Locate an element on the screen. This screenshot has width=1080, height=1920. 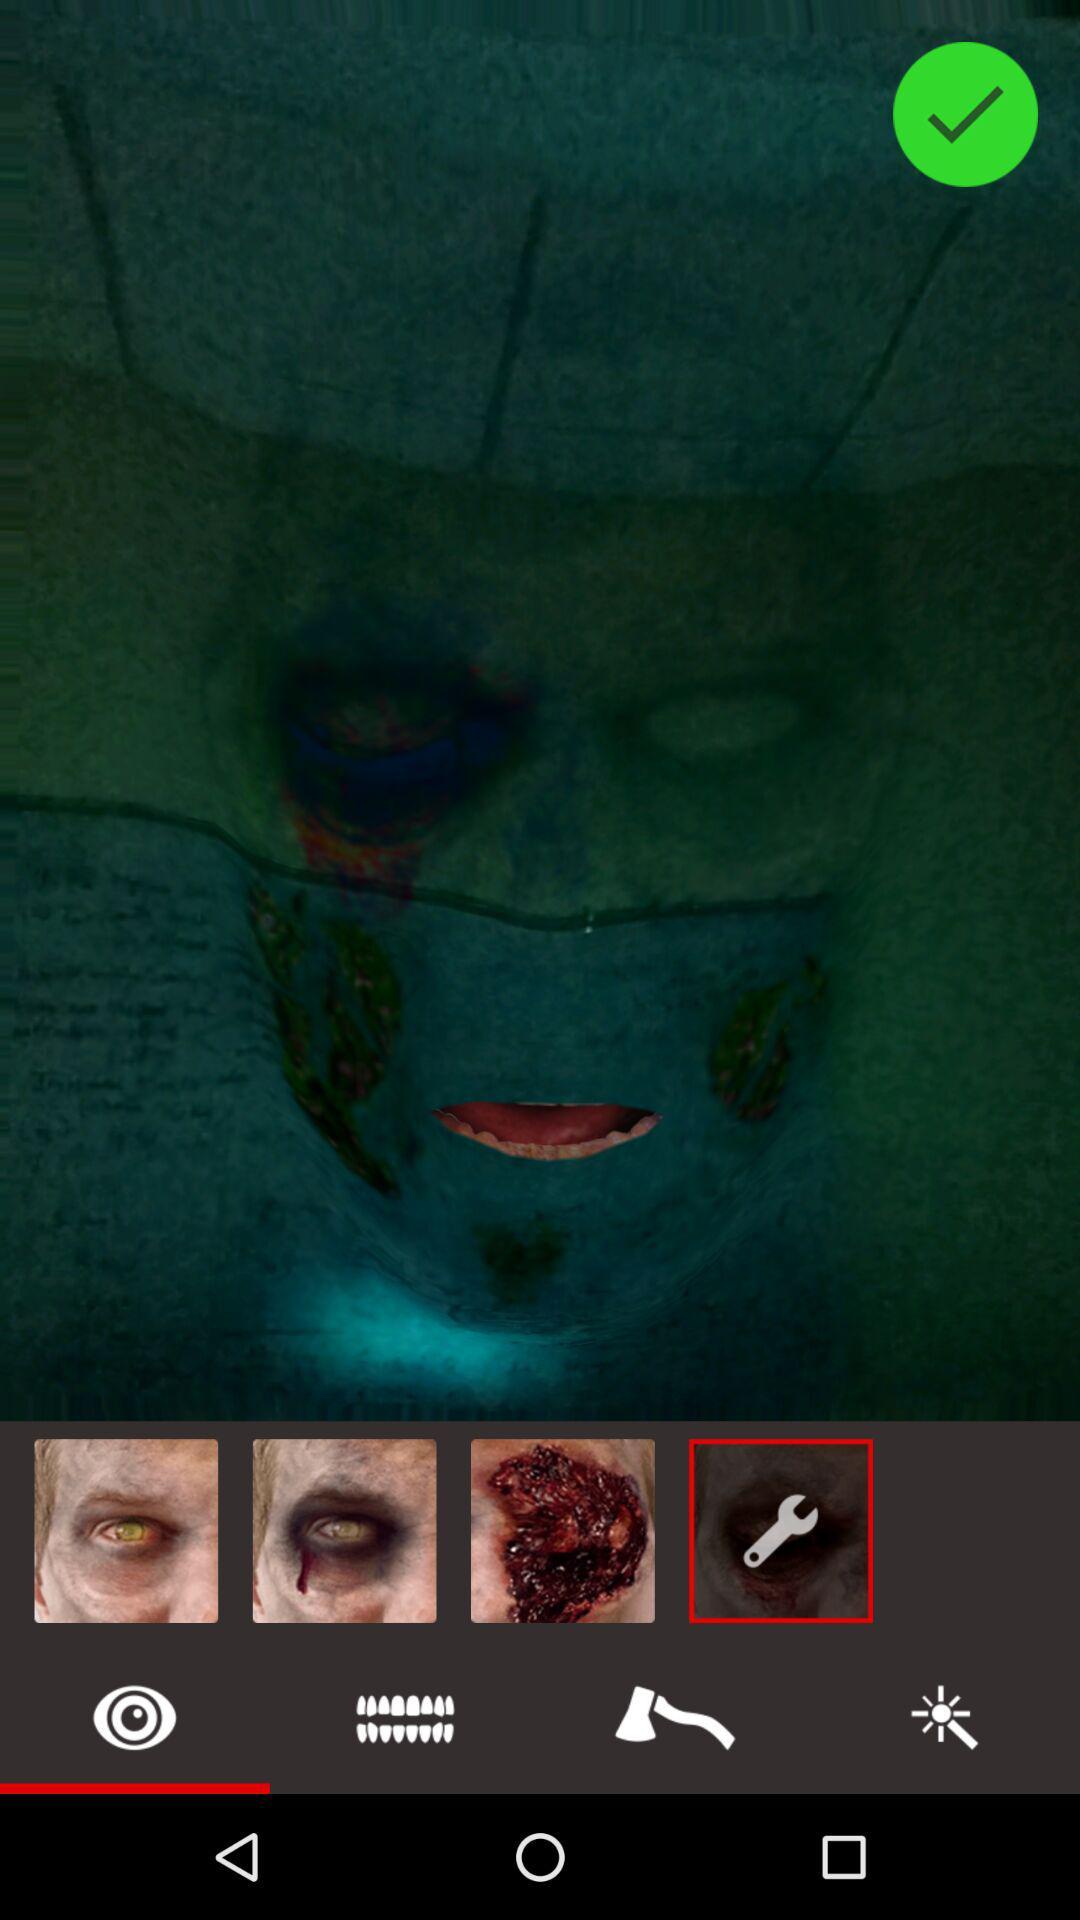
use hatchet is located at coordinates (675, 1716).